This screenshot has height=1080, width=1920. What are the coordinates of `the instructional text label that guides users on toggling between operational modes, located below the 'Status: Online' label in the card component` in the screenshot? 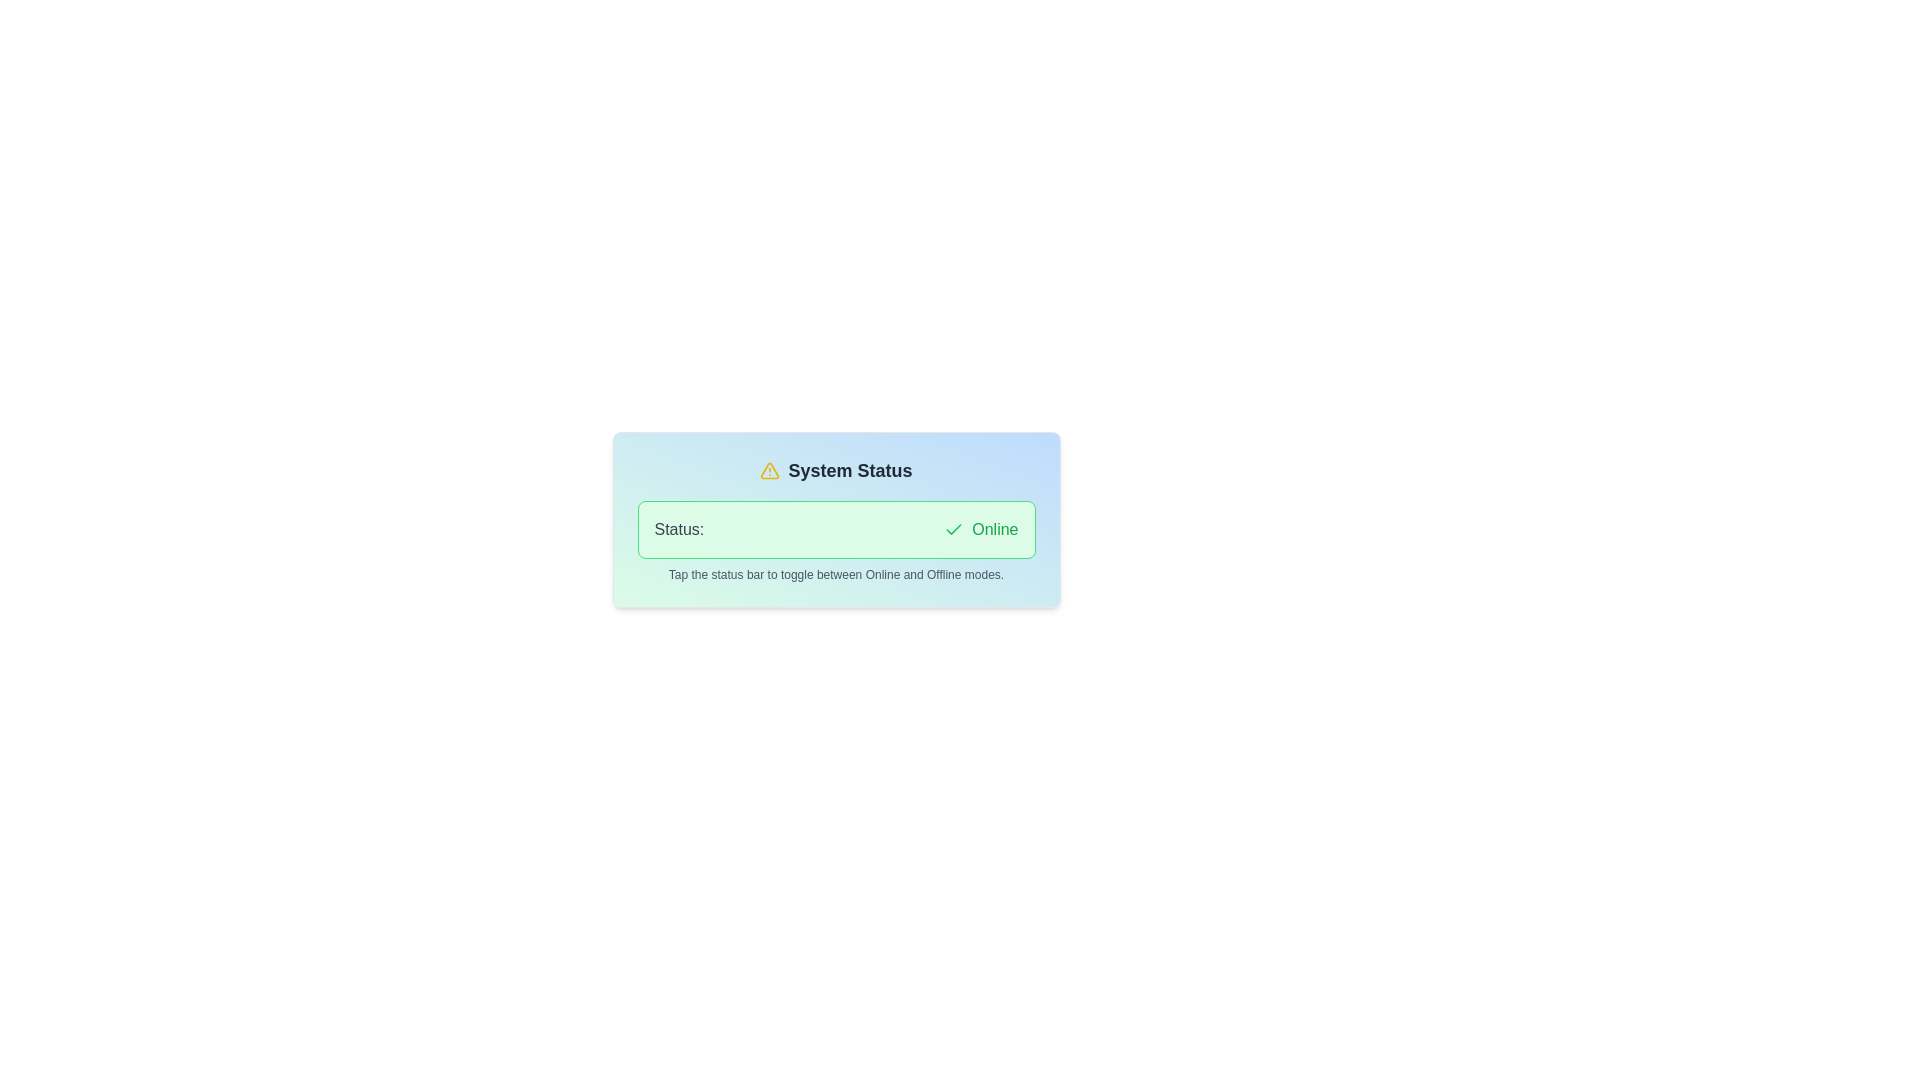 It's located at (836, 574).